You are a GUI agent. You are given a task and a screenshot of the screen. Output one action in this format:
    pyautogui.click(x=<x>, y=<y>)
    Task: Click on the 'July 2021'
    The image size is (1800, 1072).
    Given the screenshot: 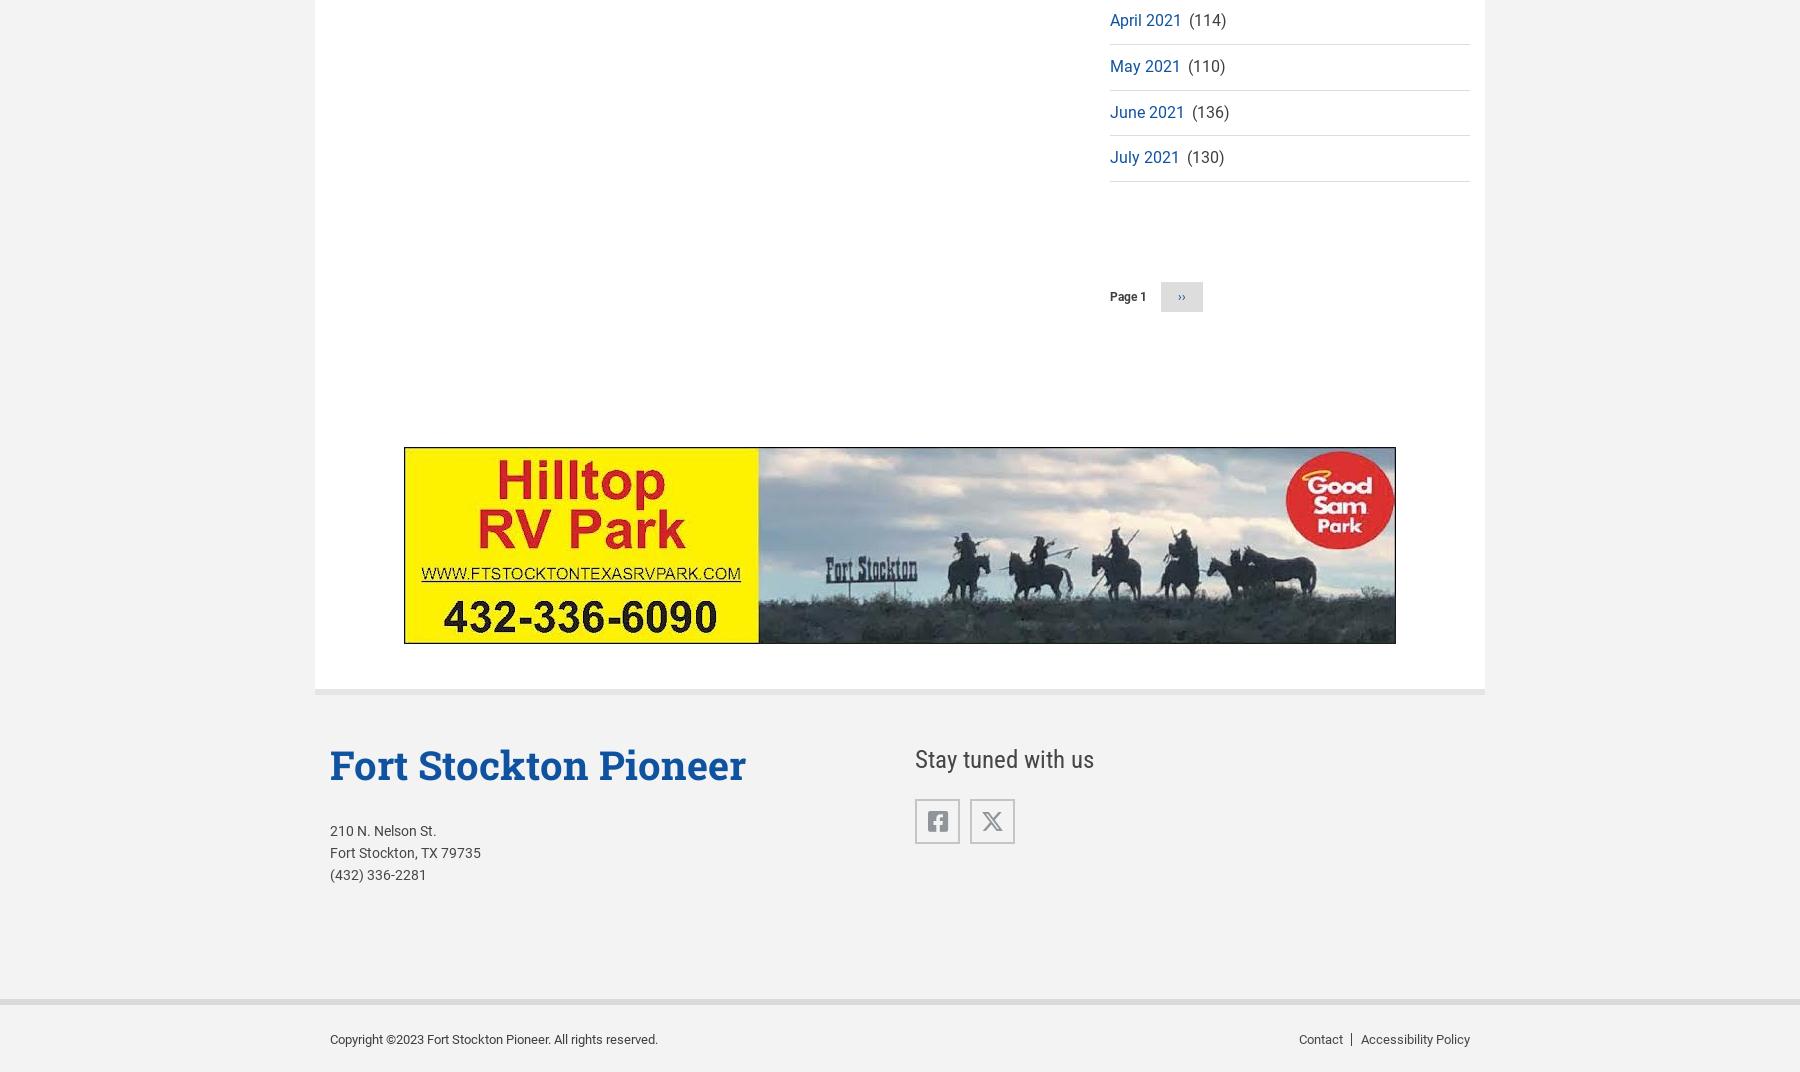 What is the action you would take?
    pyautogui.click(x=1143, y=156)
    